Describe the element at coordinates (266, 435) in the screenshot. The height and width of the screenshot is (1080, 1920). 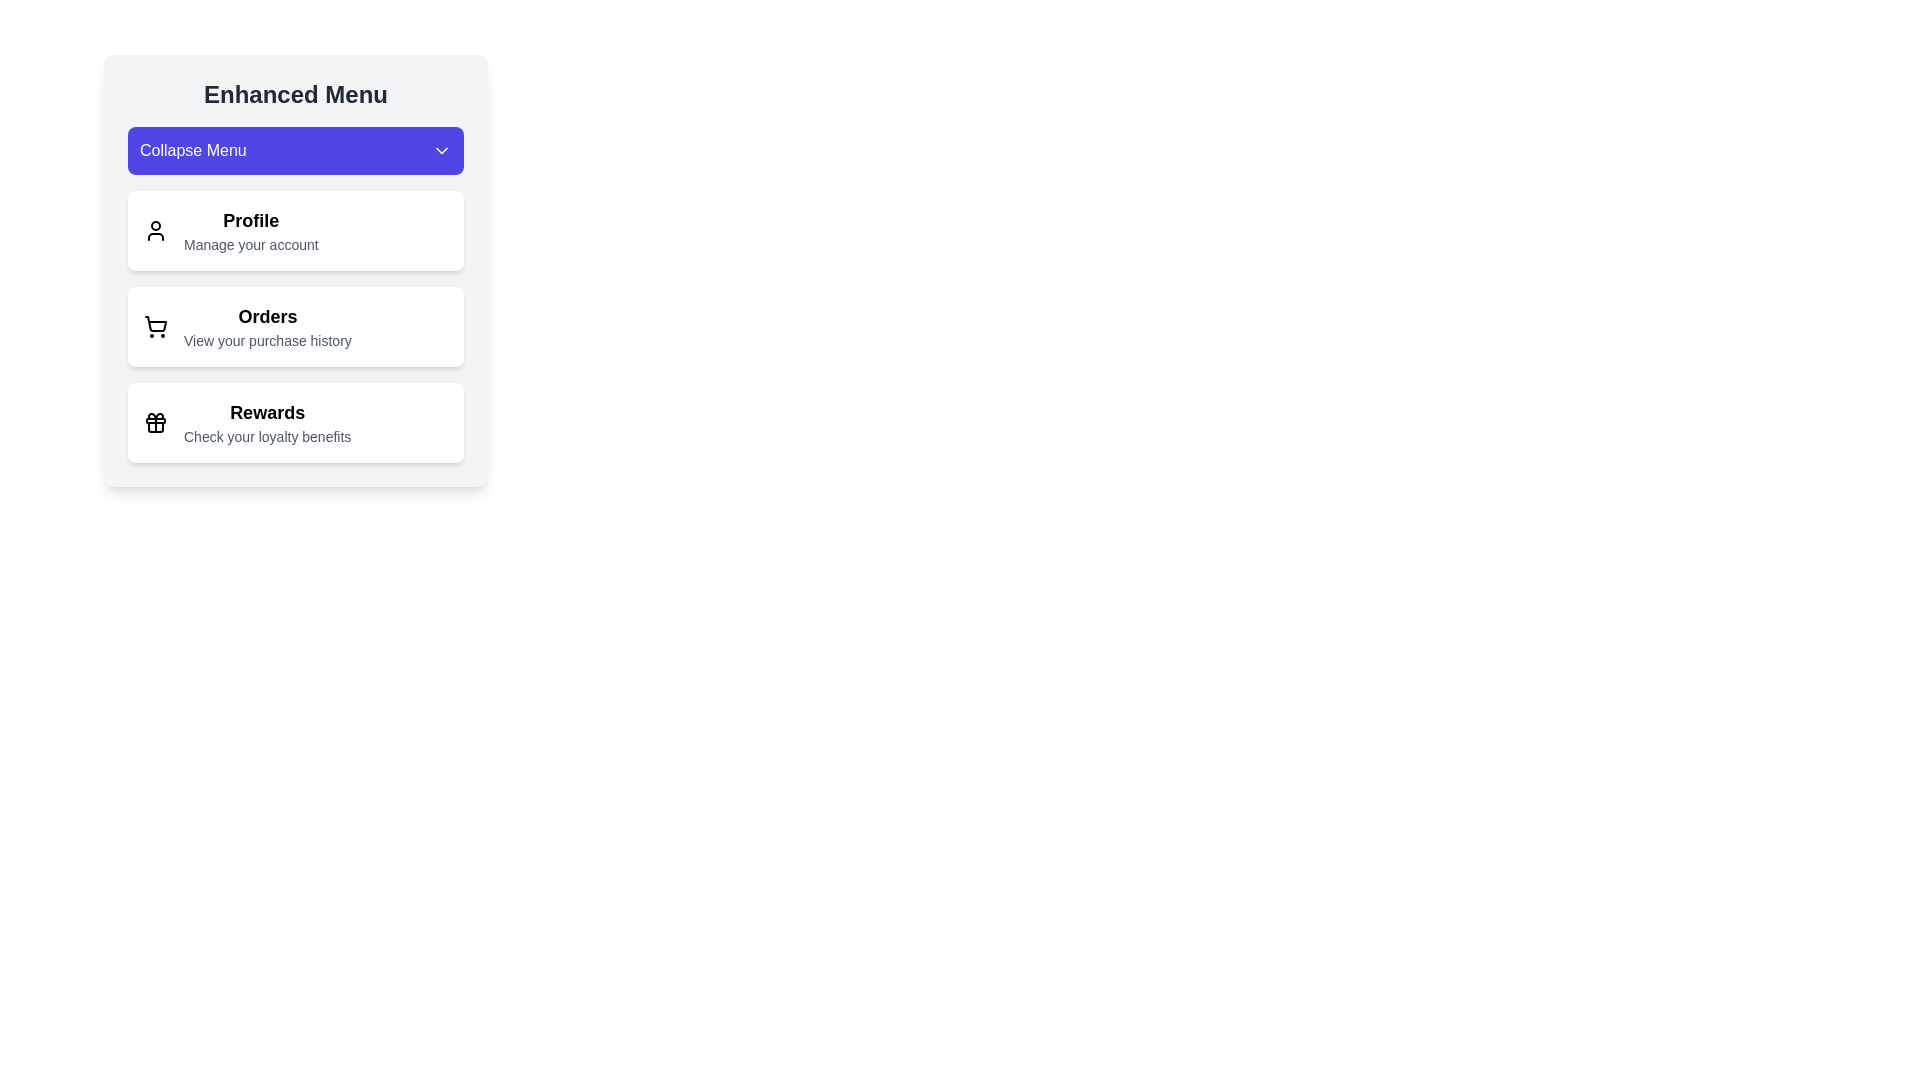
I see `the text label displaying 'Check your loyalty benefits', which is located below the 'Rewards' text and is part of a menu item in a vertically structured interface` at that location.